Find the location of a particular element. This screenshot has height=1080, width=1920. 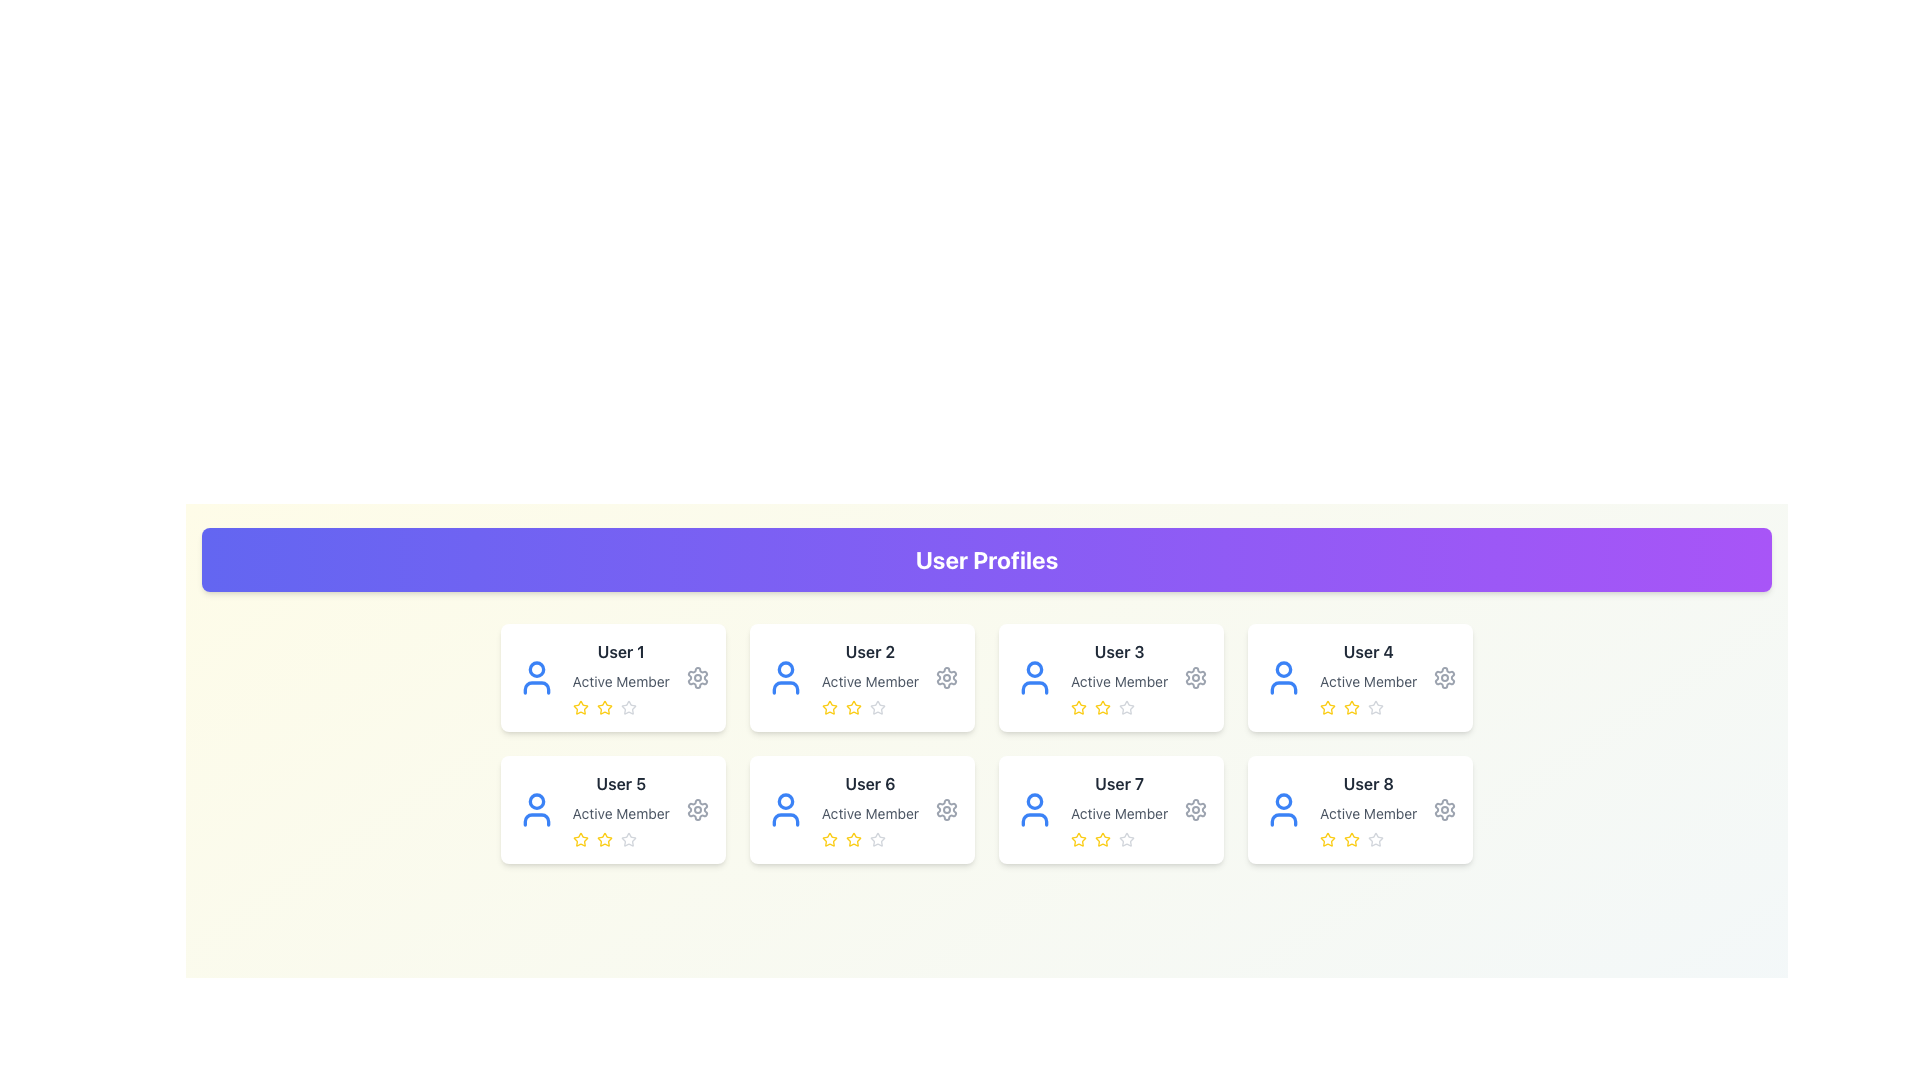

the third star is located at coordinates (1375, 839).